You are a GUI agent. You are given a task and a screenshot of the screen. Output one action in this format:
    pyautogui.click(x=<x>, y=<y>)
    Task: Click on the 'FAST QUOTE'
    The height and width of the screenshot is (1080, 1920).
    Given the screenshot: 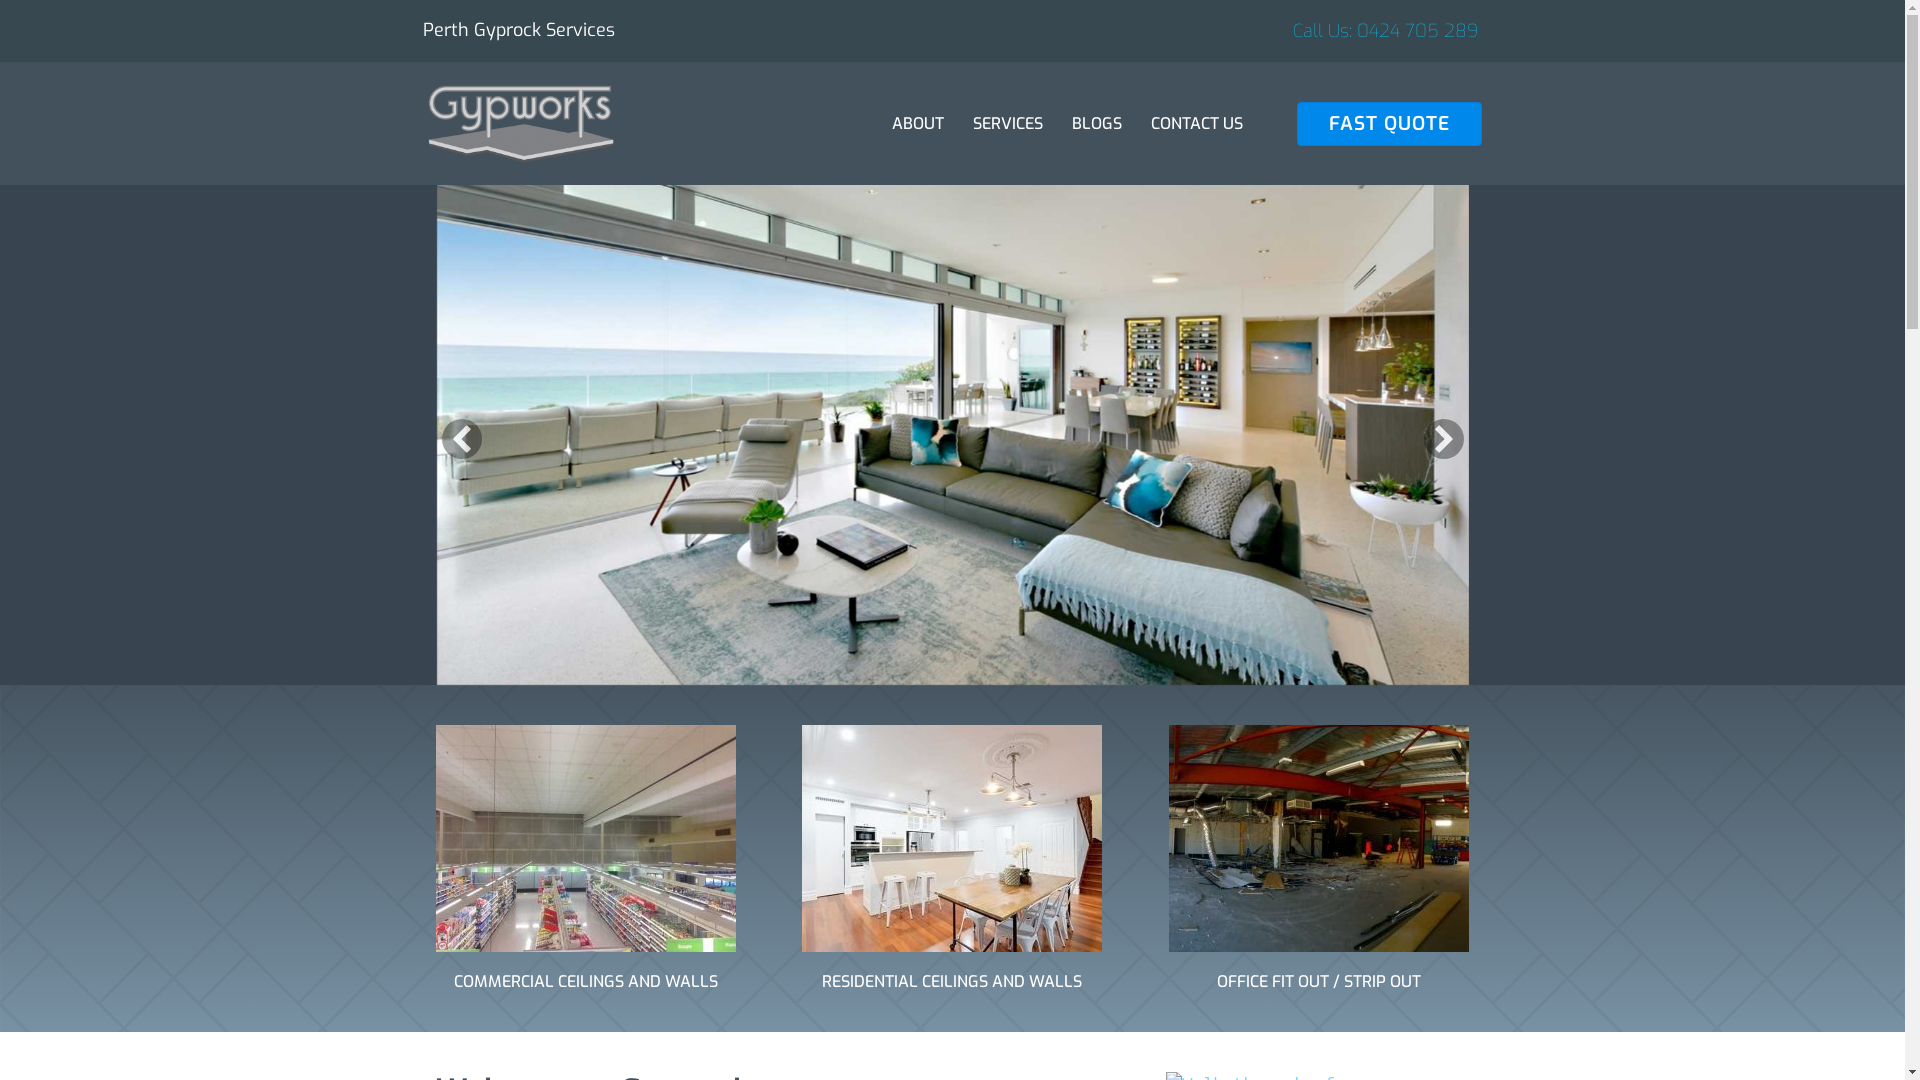 What is the action you would take?
    pyautogui.click(x=1389, y=123)
    